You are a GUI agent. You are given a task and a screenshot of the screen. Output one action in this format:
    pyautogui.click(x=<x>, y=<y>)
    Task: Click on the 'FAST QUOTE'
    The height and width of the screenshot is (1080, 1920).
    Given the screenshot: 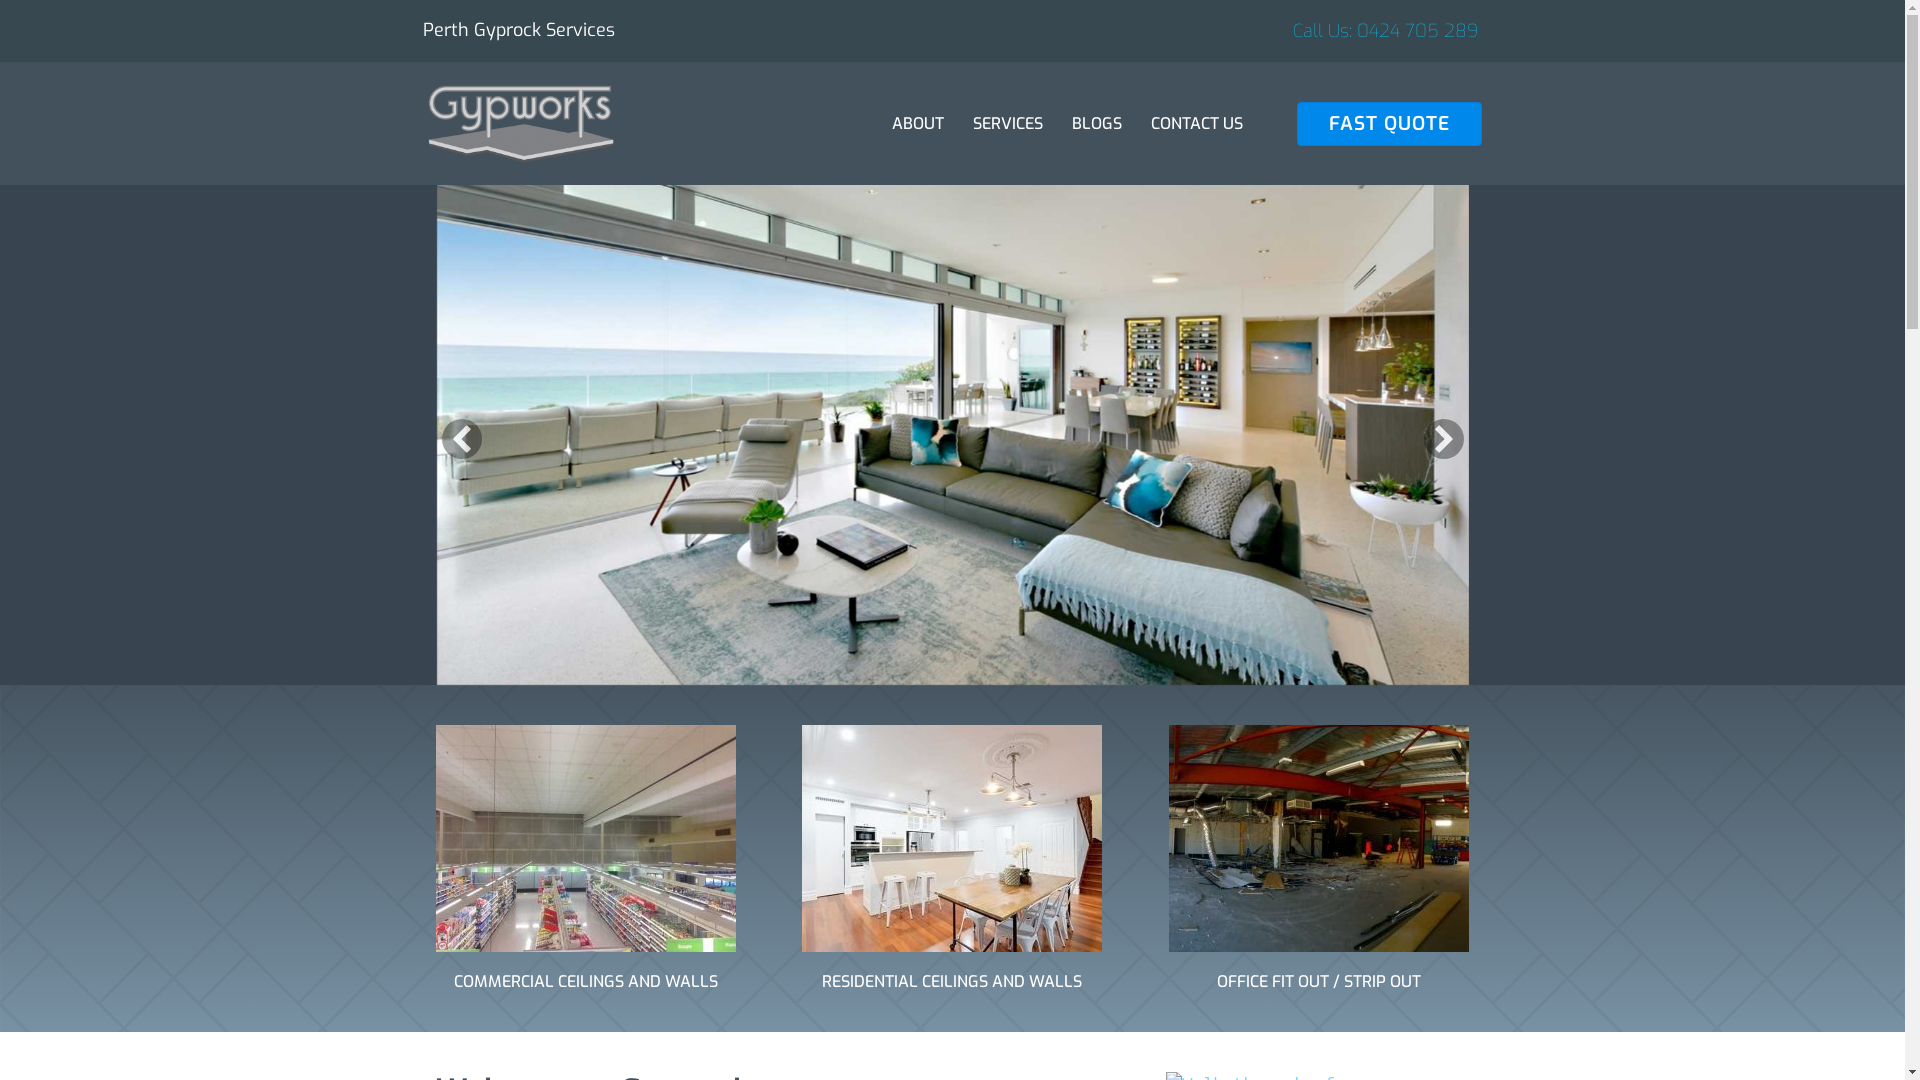 What is the action you would take?
    pyautogui.click(x=1389, y=123)
    